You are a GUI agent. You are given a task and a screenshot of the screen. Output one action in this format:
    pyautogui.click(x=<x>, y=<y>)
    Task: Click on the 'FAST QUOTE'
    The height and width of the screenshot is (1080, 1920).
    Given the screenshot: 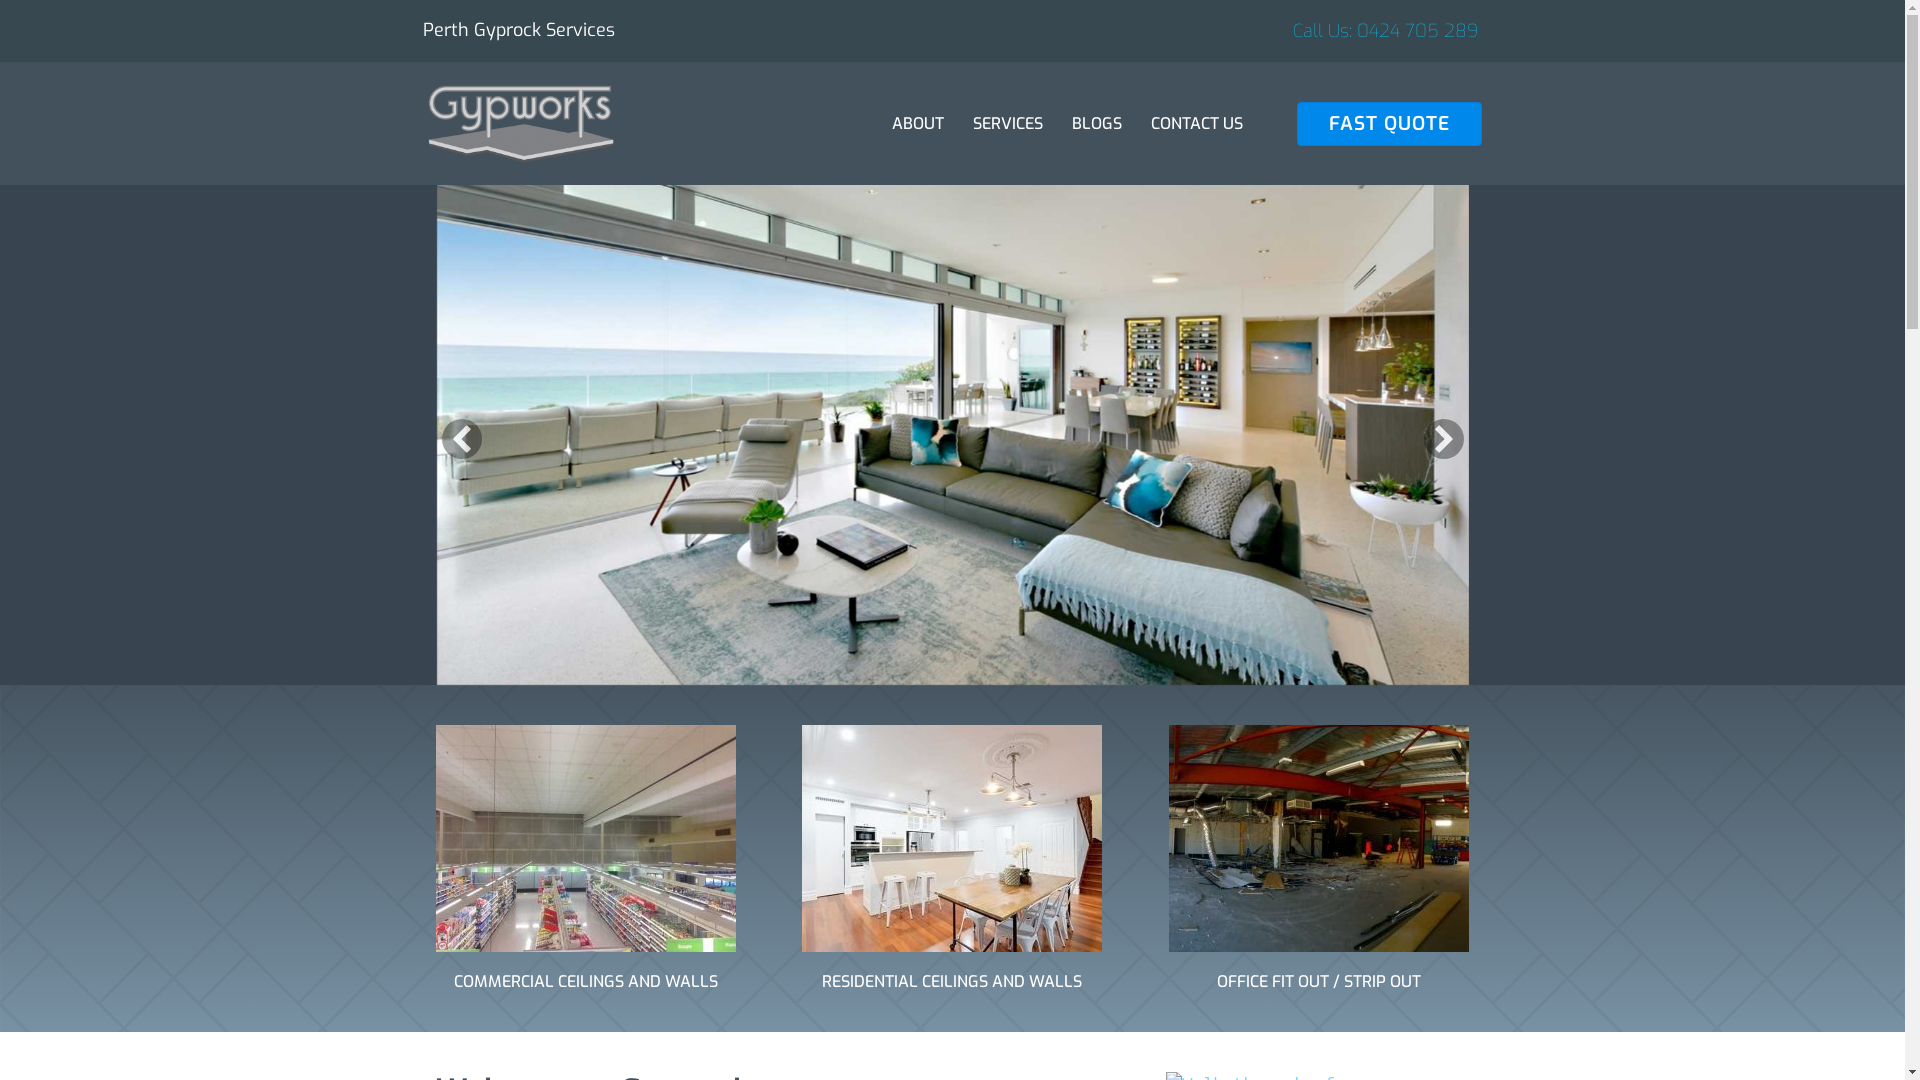 What is the action you would take?
    pyautogui.click(x=1389, y=123)
    